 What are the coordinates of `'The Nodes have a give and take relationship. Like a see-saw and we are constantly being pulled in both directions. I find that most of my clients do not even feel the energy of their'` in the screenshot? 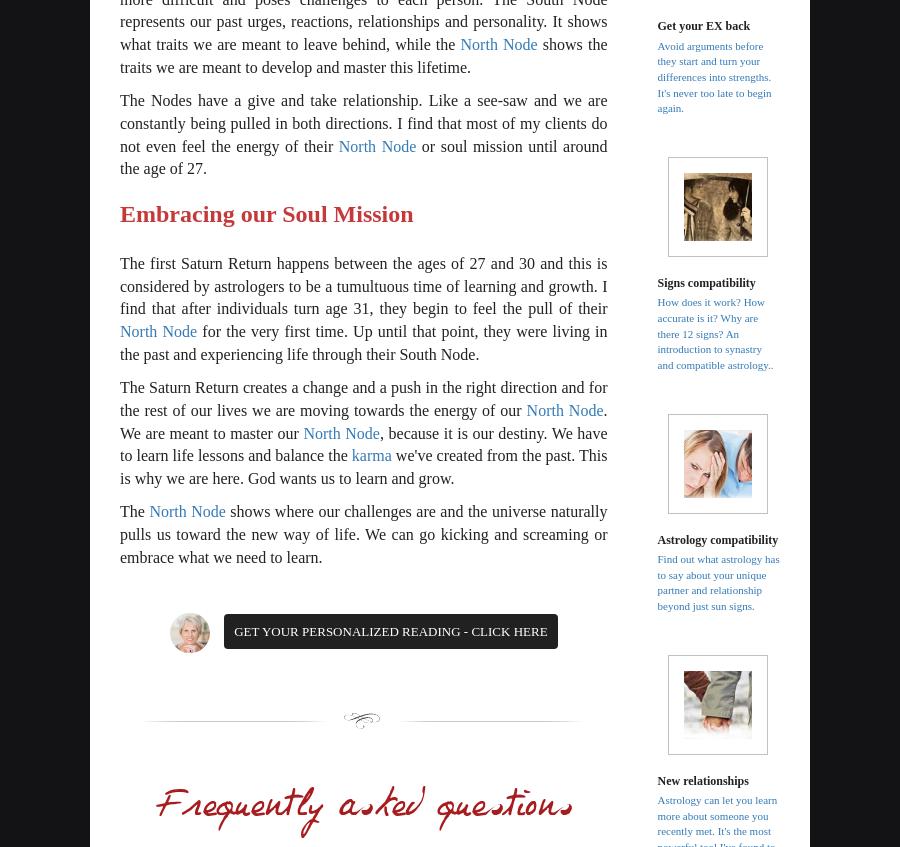 It's located at (363, 121).